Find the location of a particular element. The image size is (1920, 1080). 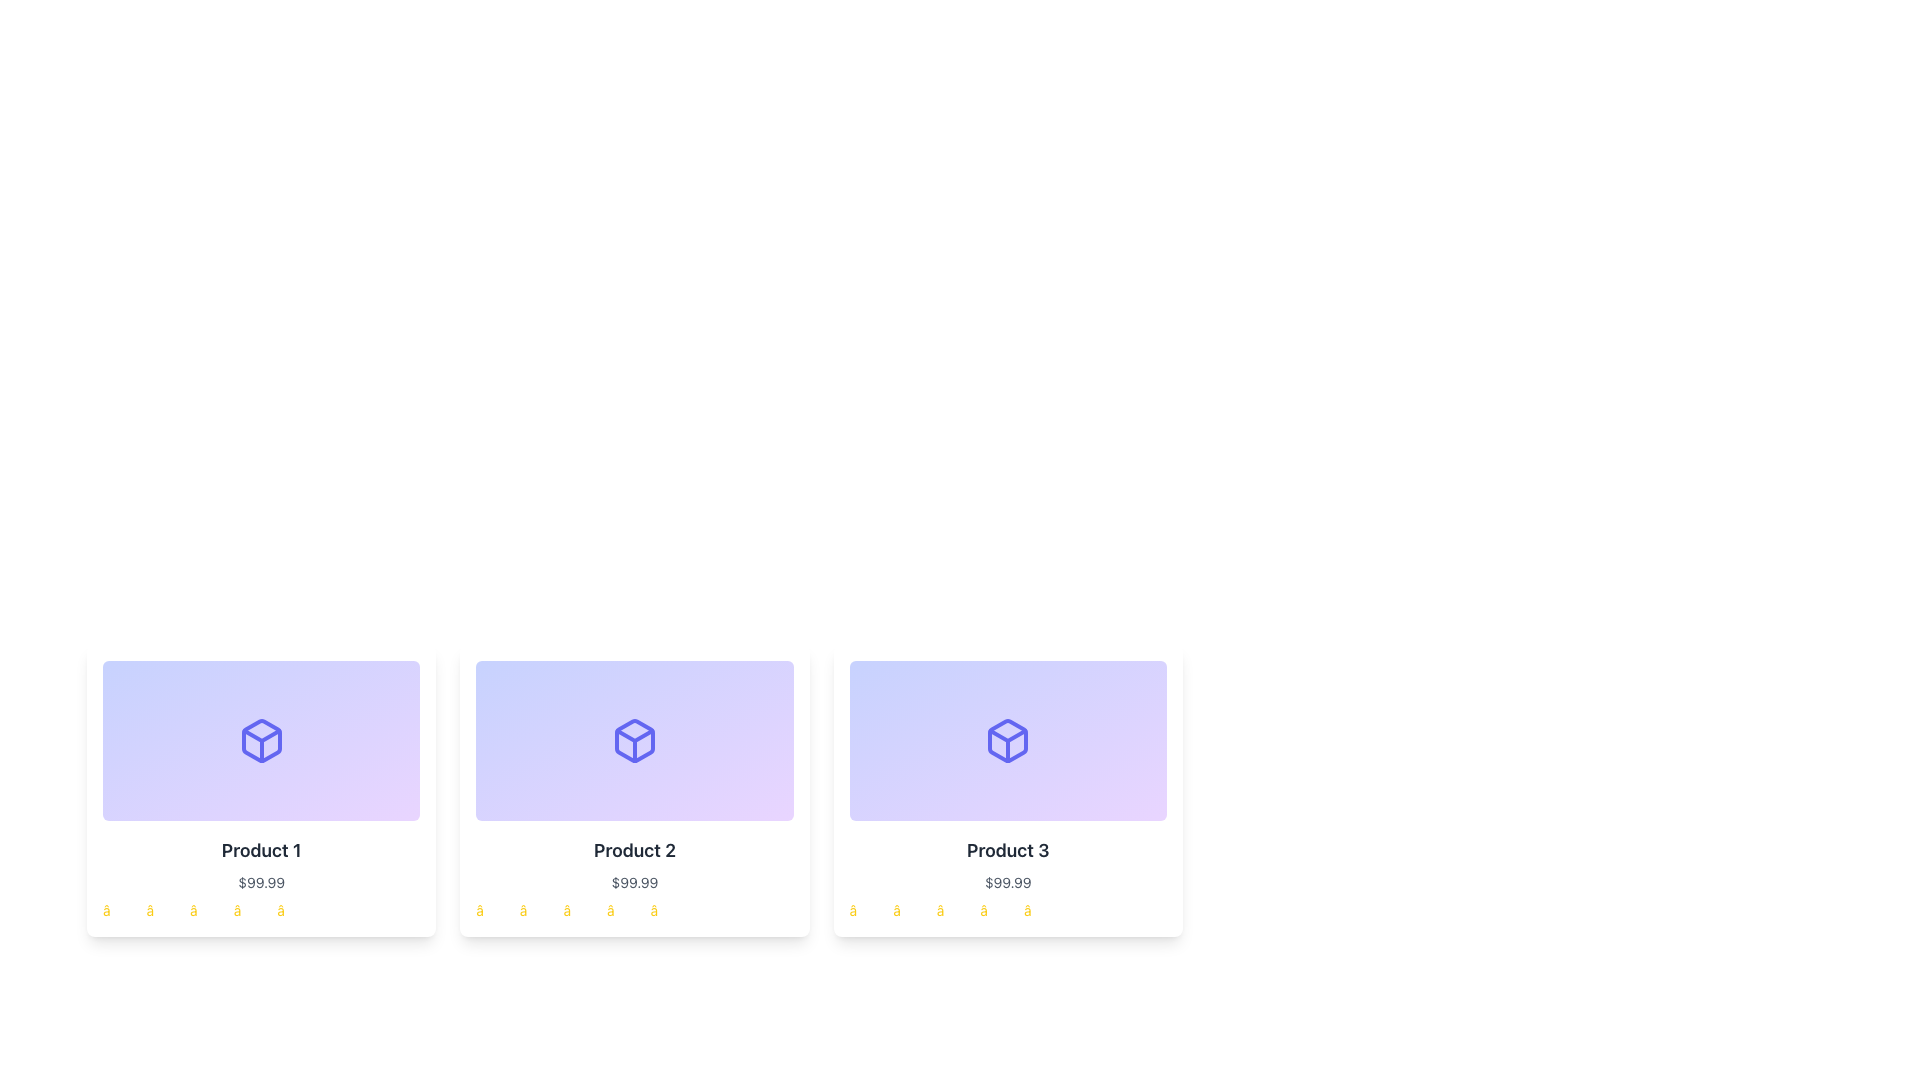

the price label displaying '$99.99', which is positioned under the 'Product 2' title and above the rating stars in the product card is located at coordinates (633, 882).